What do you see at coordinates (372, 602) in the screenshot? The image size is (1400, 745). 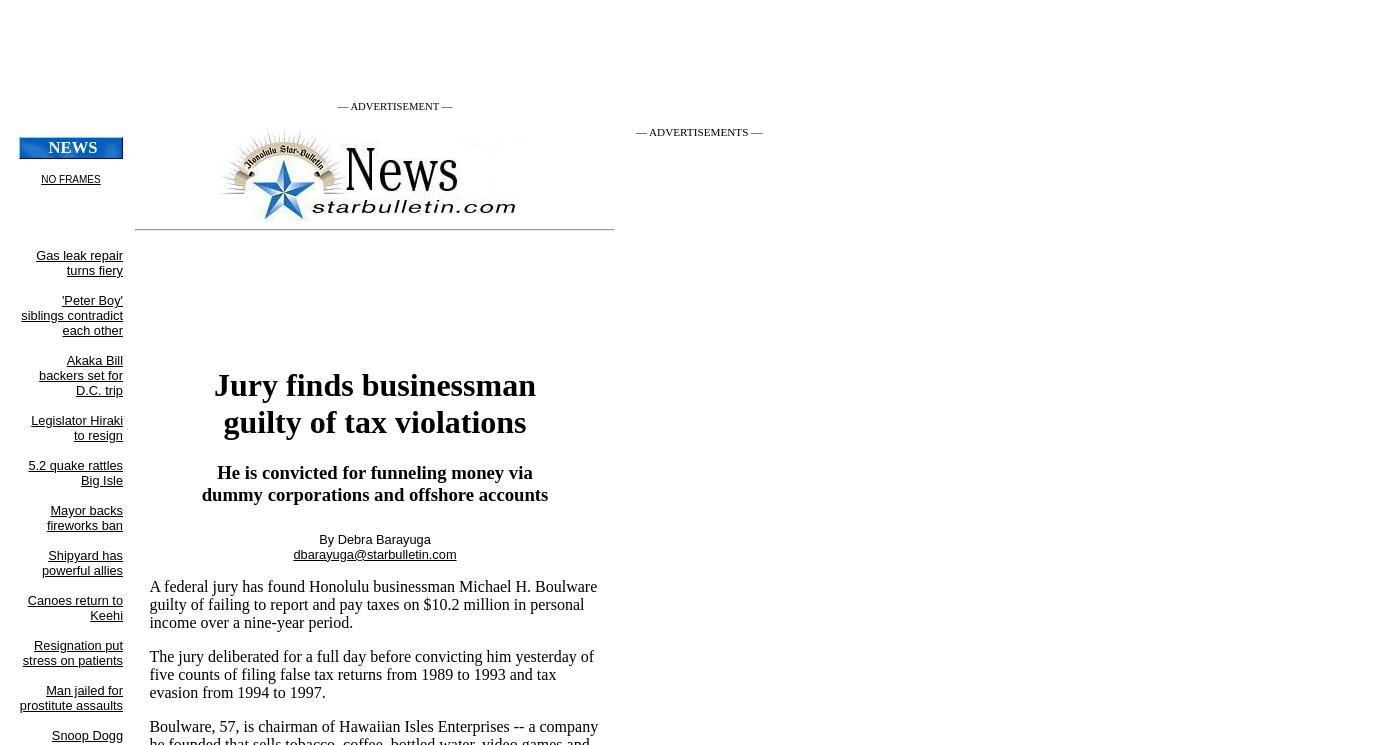 I see `'A federal jury has found Honolulu businessman Michael H. Boulware guilty of failing to report and pay taxes on $10.2 million in personal income over a nine-year period.'` at bounding box center [372, 602].